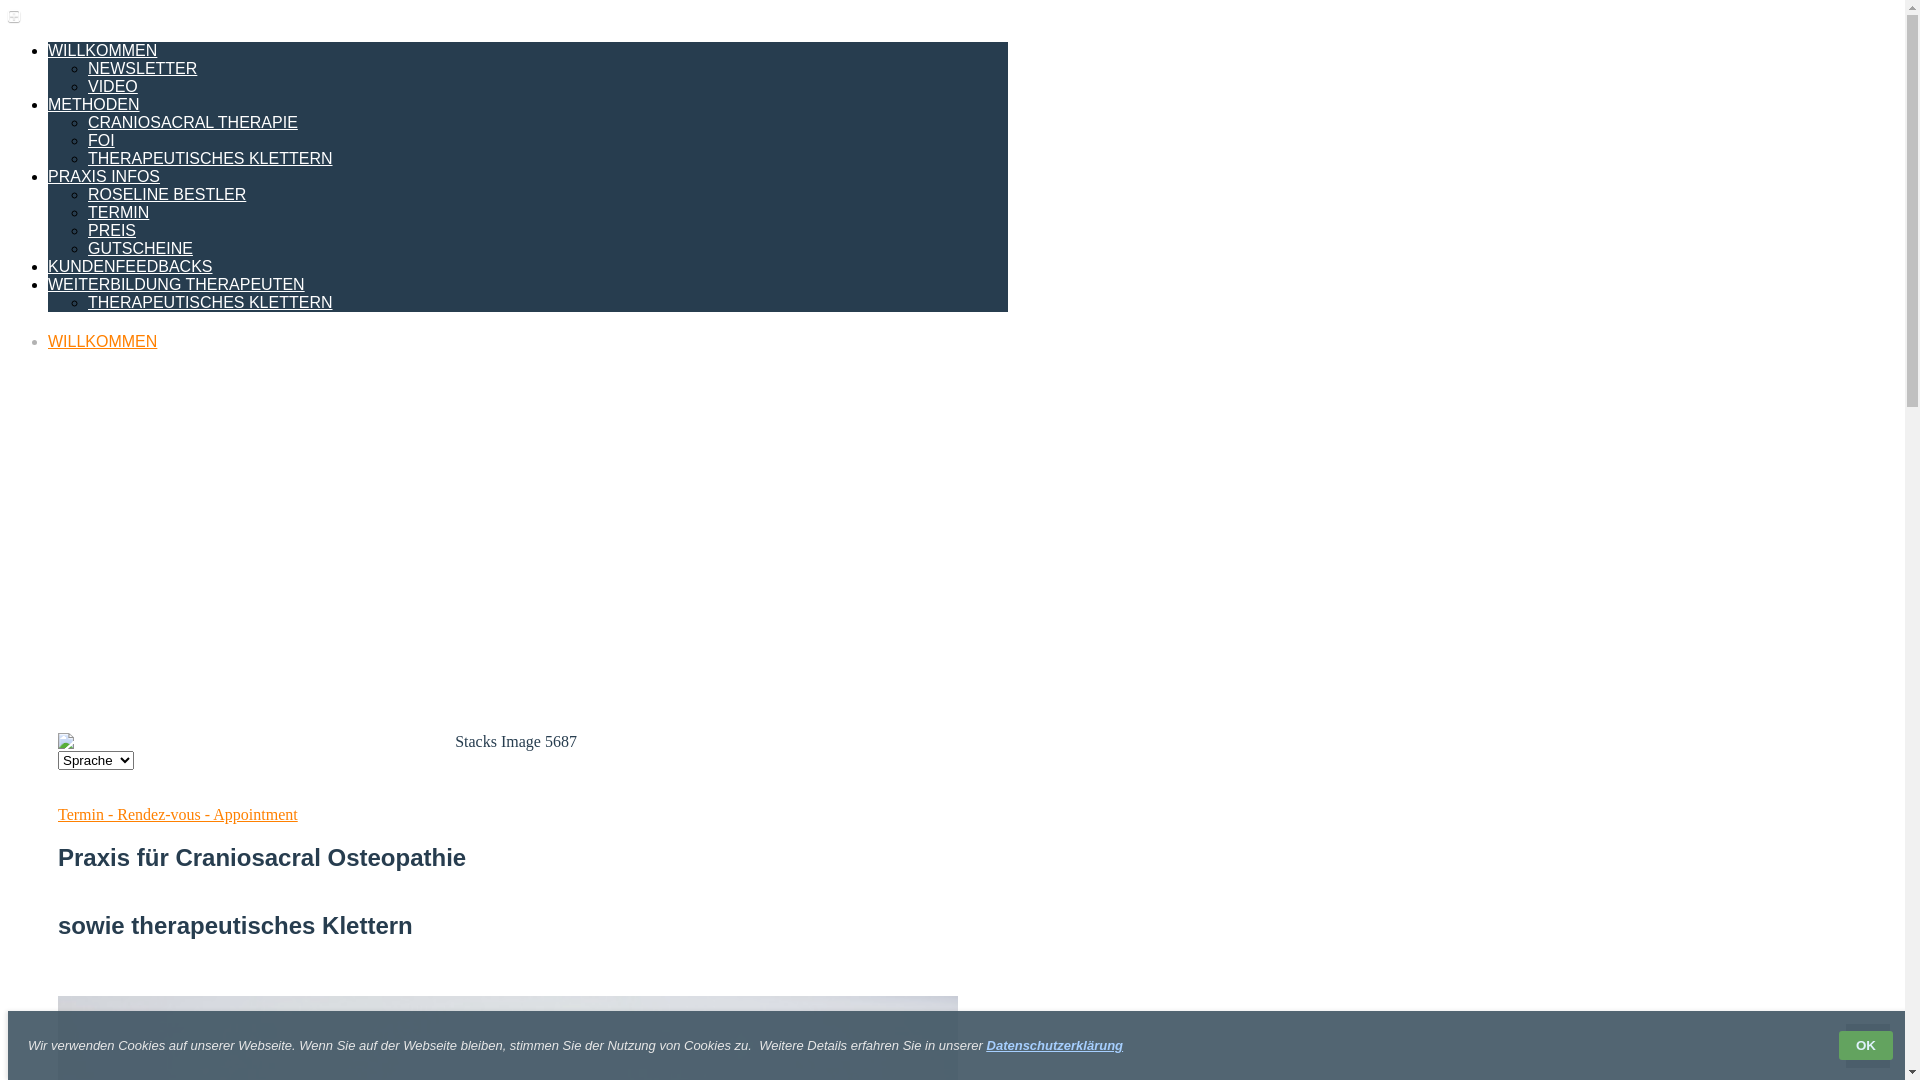  Describe the element at coordinates (112, 85) in the screenshot. I see `'VIDEO'` at that location.